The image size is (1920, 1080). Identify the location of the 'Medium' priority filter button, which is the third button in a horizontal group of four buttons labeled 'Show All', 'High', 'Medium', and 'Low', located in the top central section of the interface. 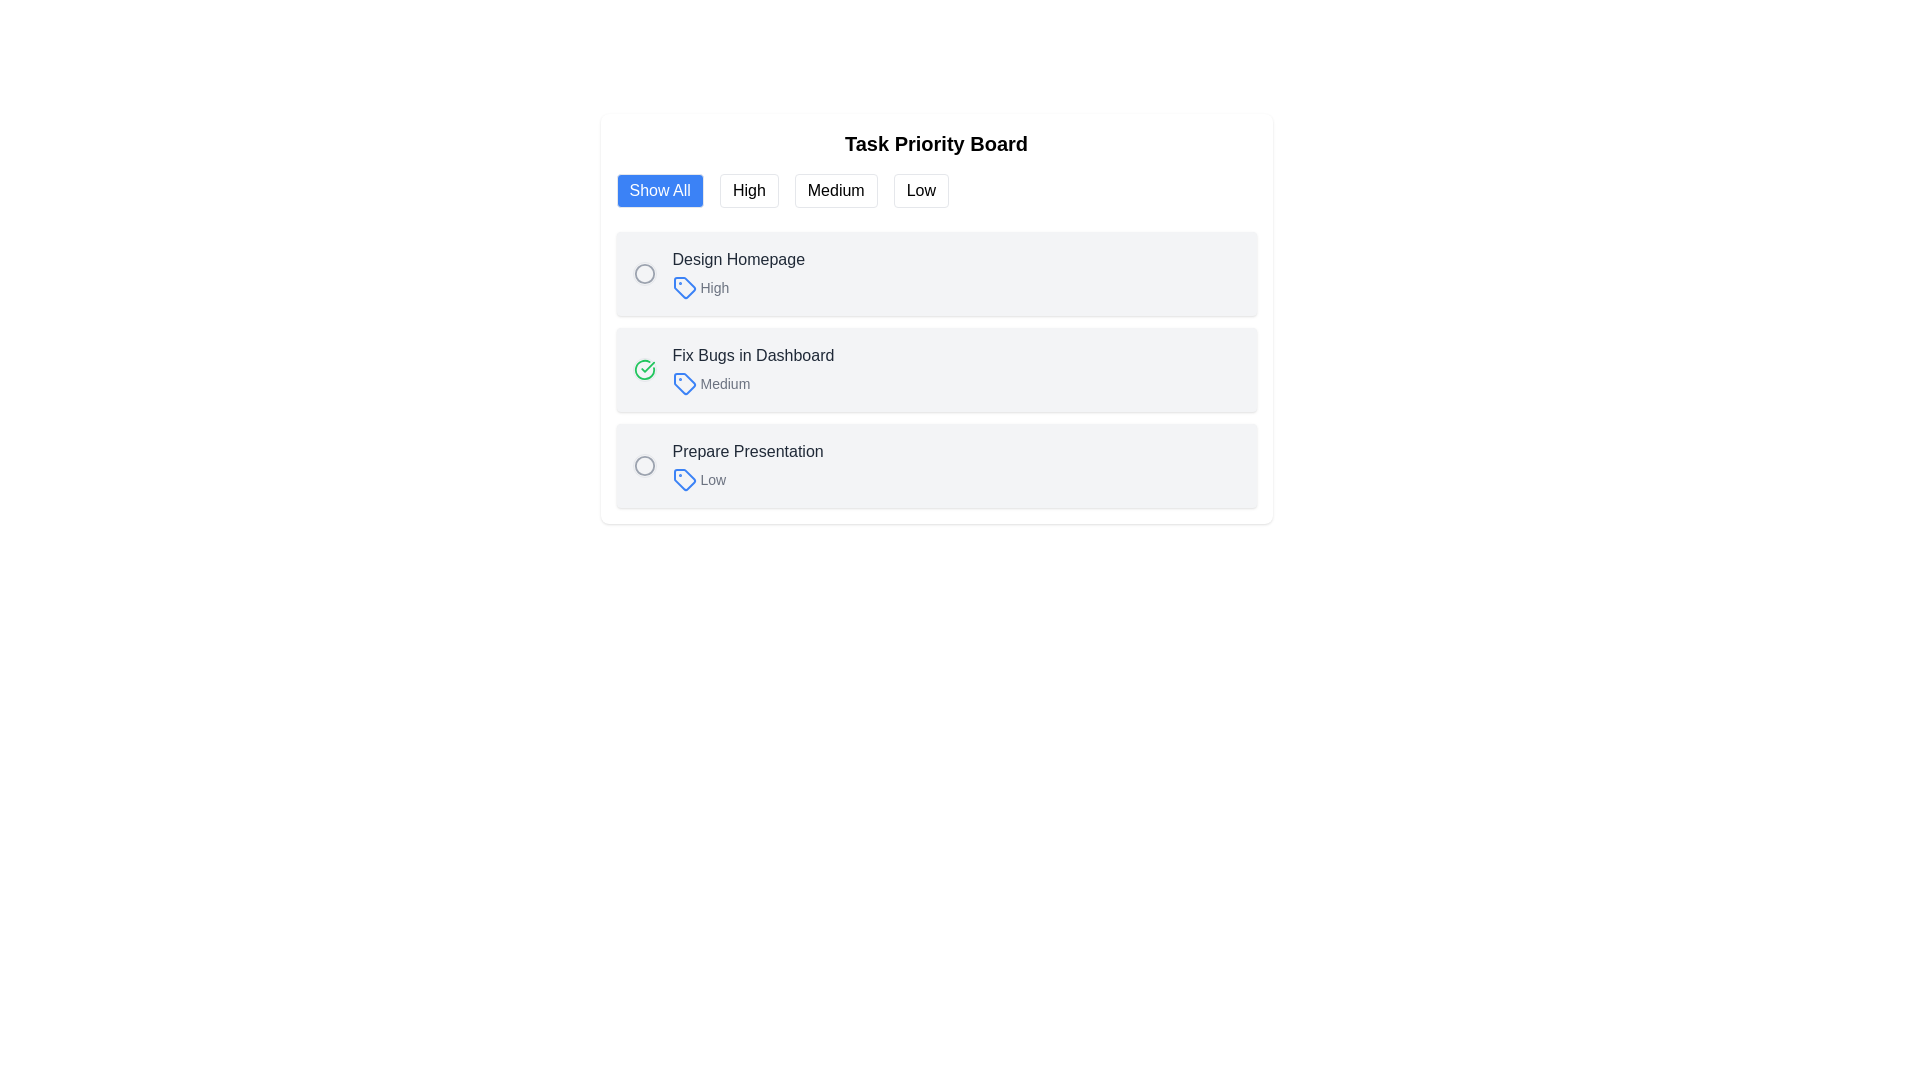
(836, 191).